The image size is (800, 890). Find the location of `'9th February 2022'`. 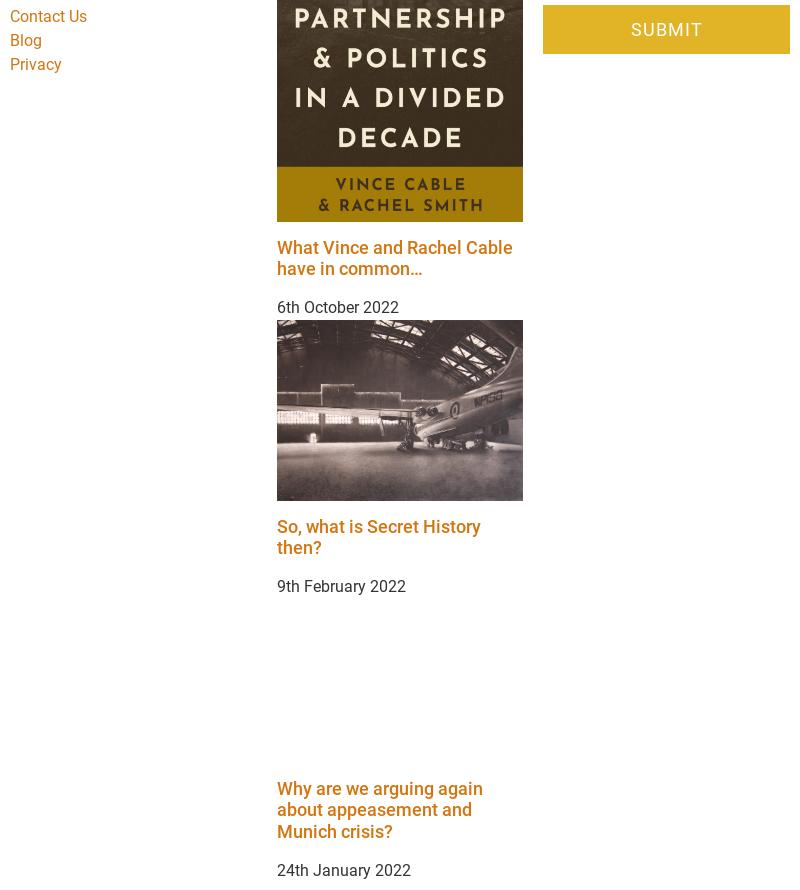

'9th February 2022' is located at coordinates (340, 584).